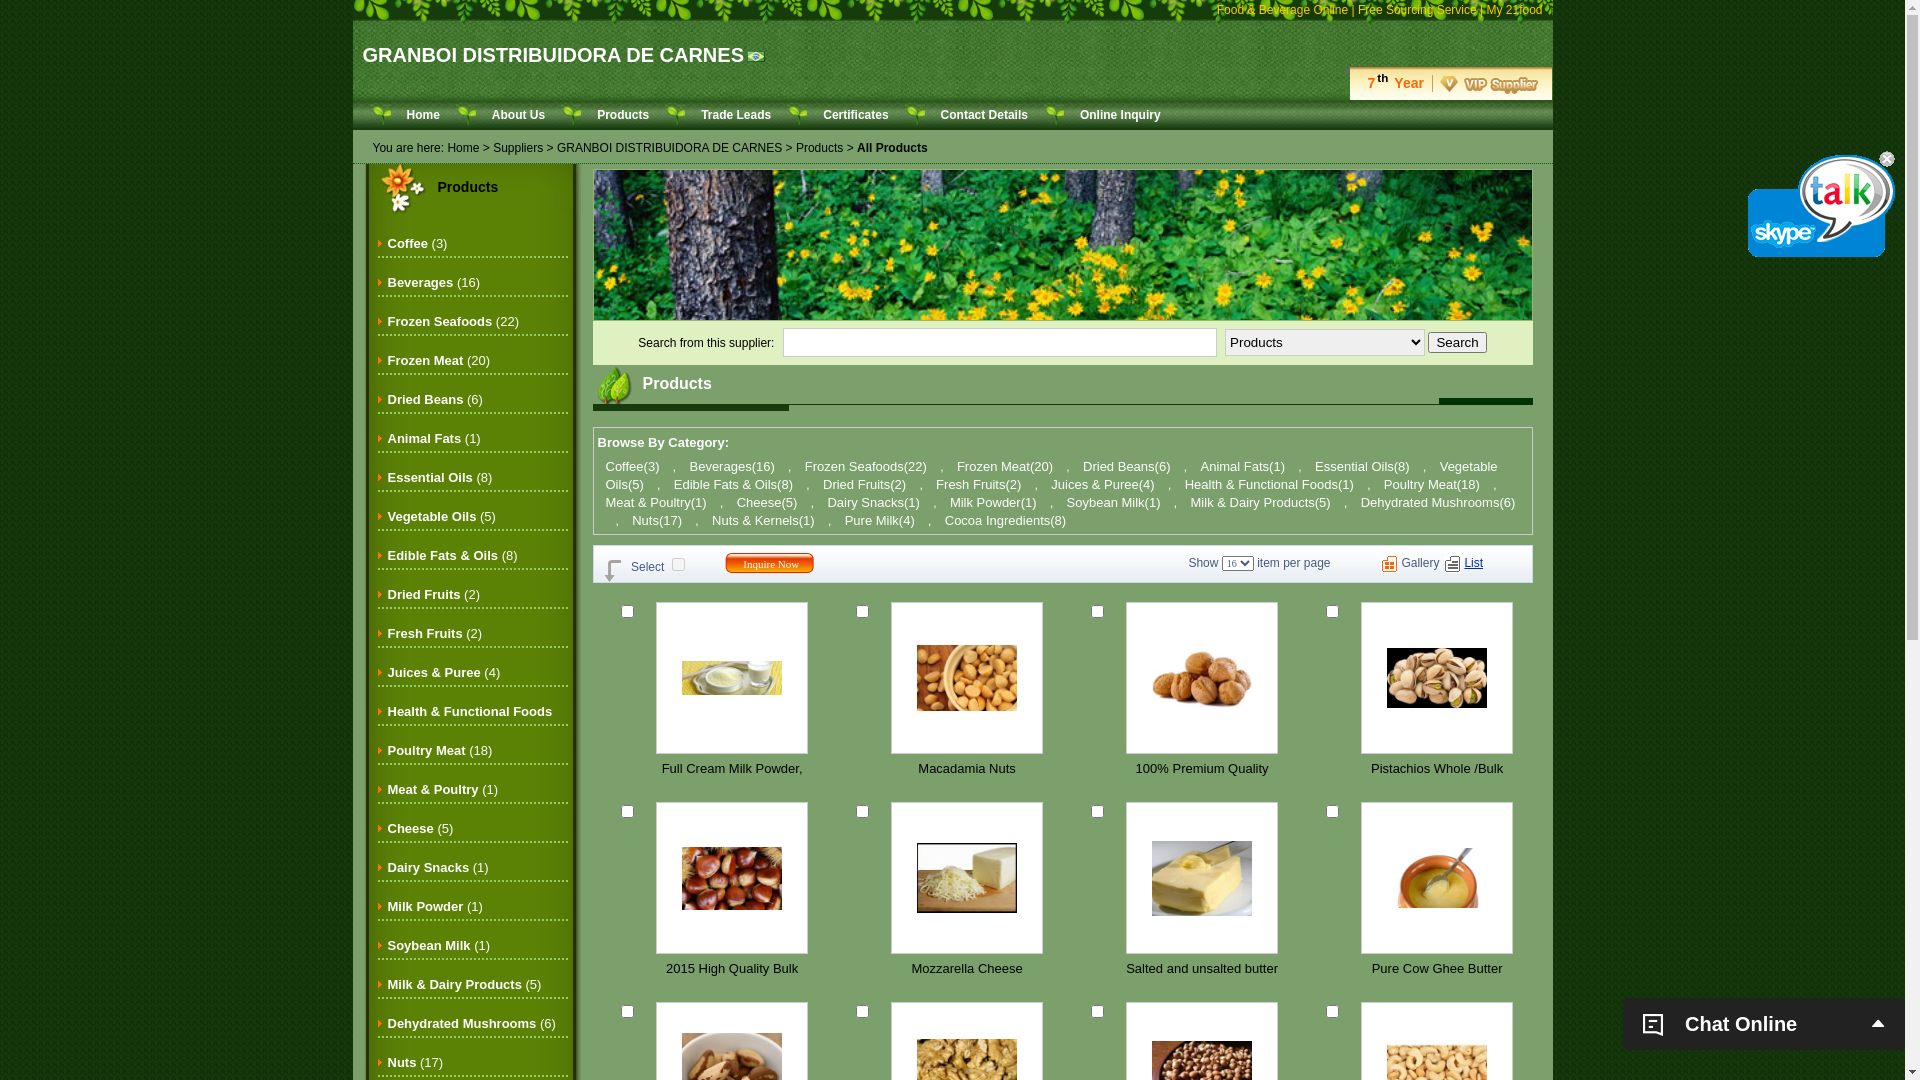  Describe the element at coordinates (1427, 341) in the screenshot. I see `'Search'` at that location.